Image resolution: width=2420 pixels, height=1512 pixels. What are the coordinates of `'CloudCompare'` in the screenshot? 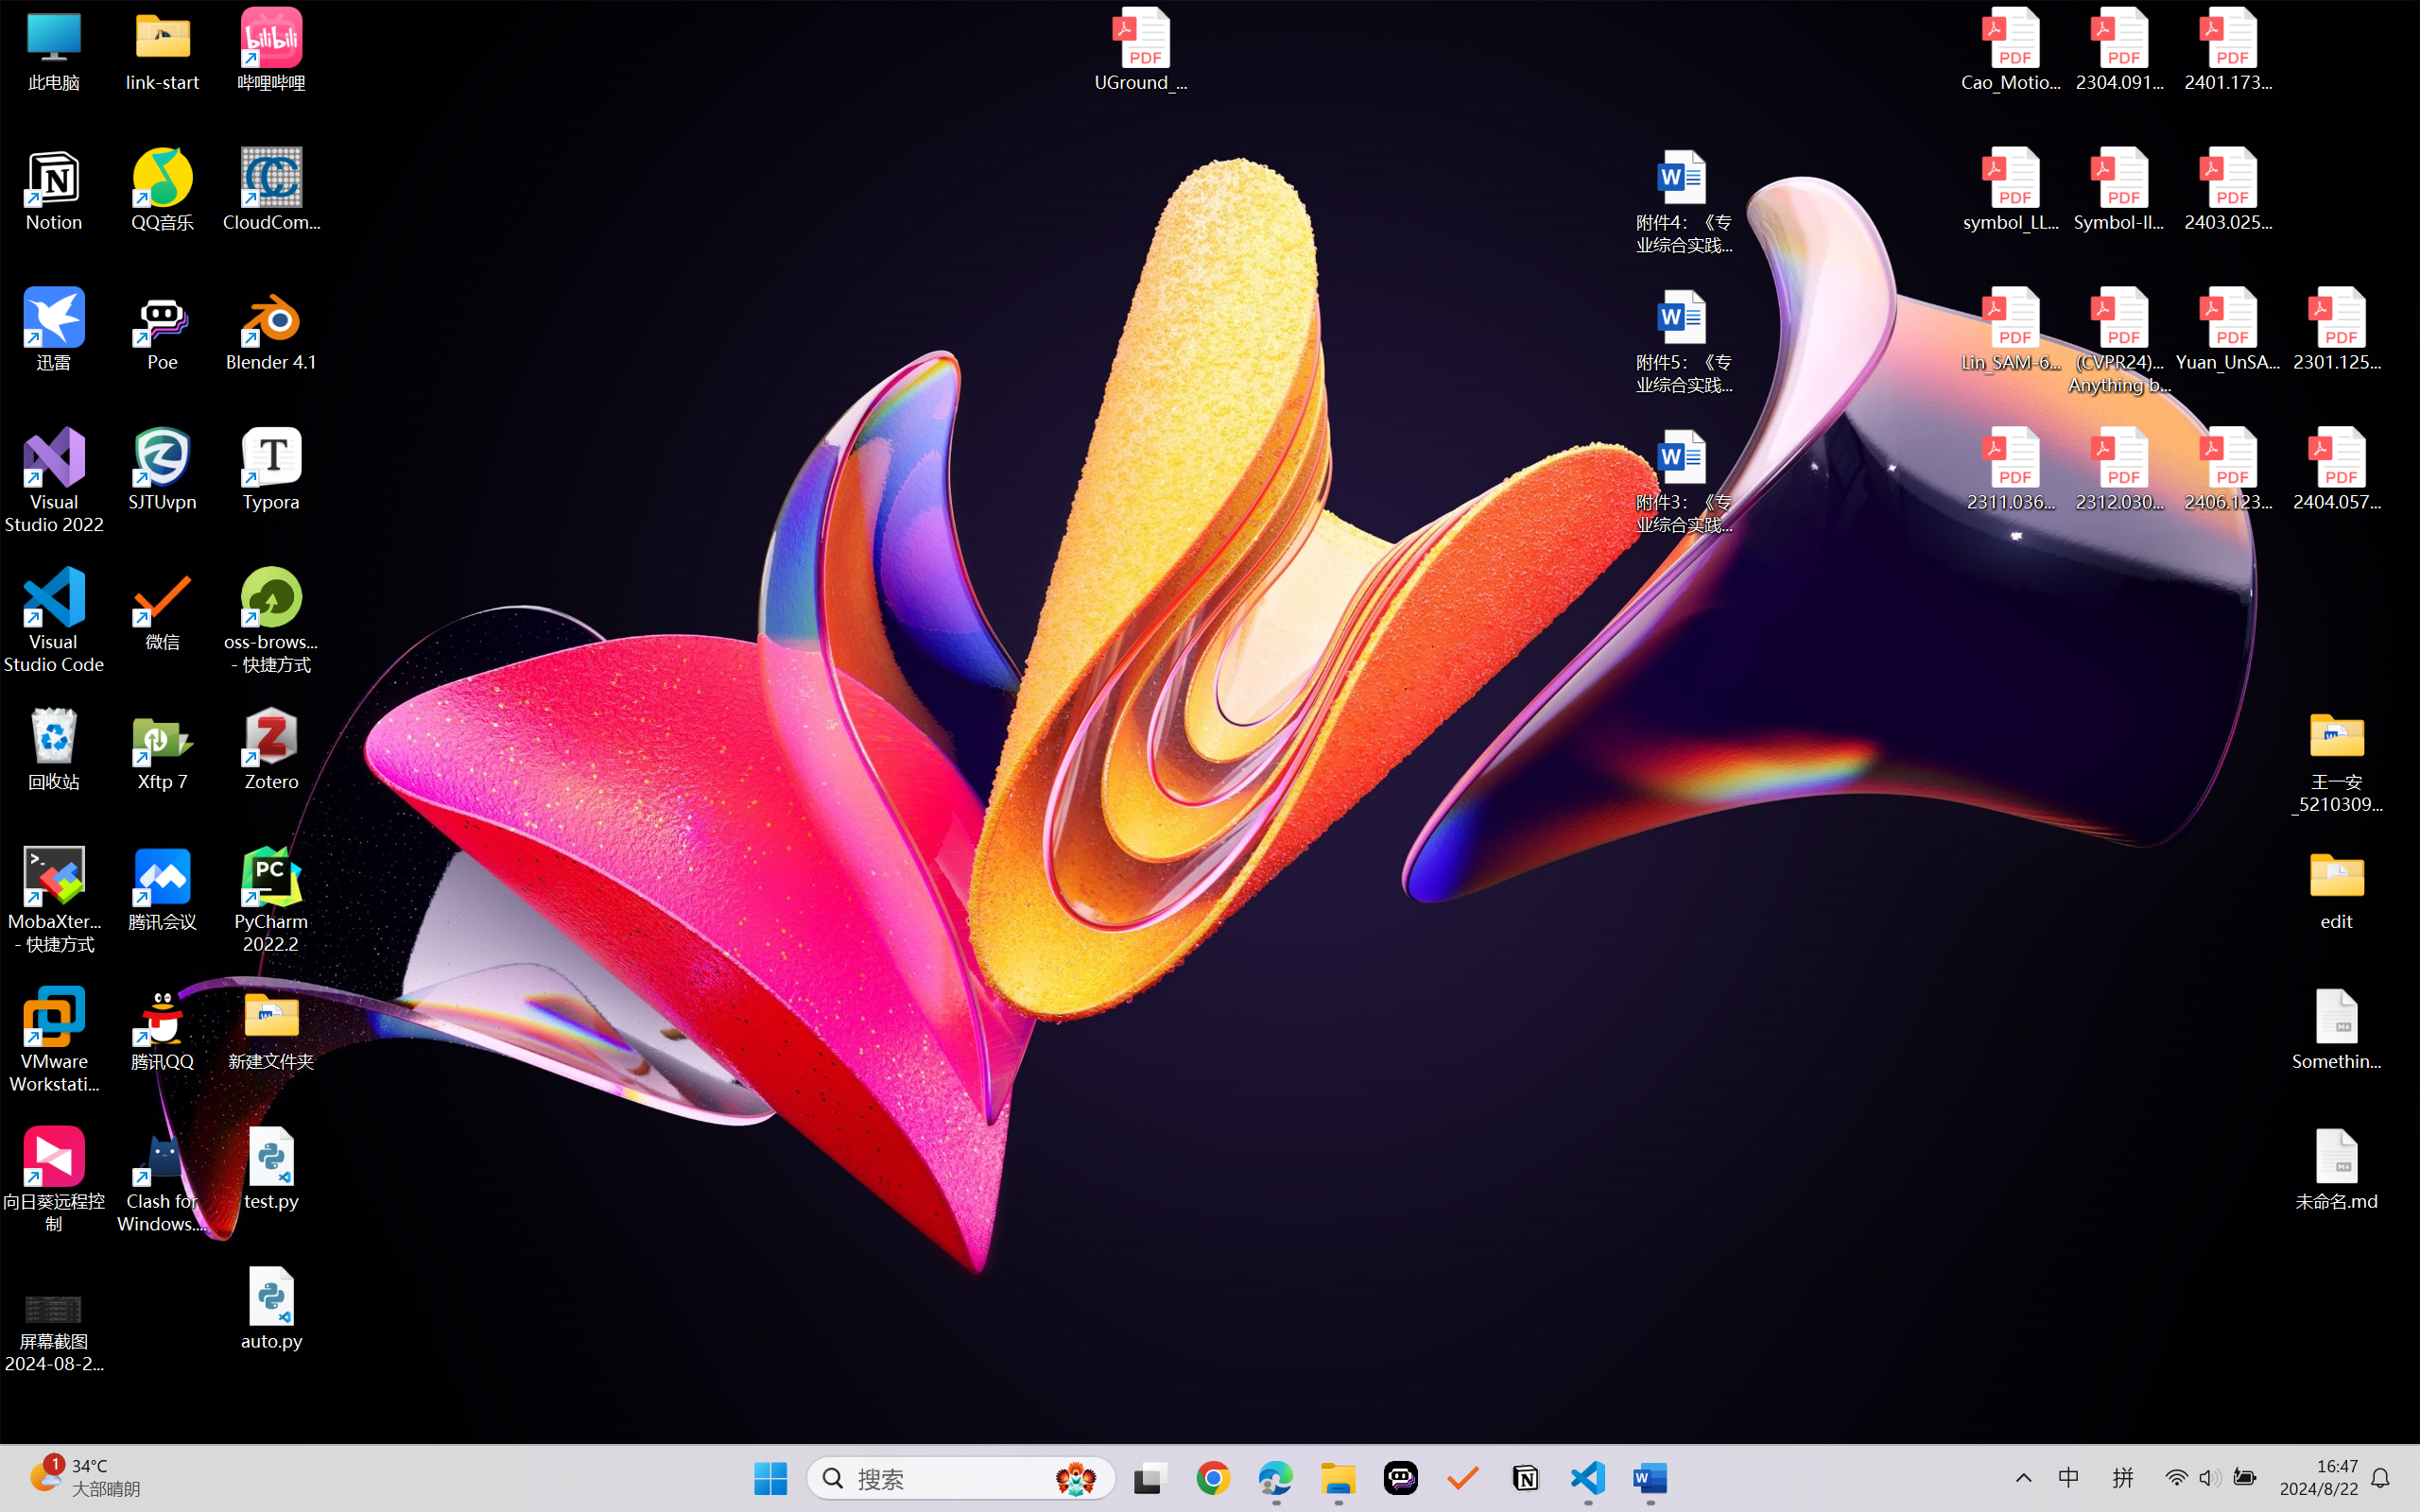 It's located at (271, 190).